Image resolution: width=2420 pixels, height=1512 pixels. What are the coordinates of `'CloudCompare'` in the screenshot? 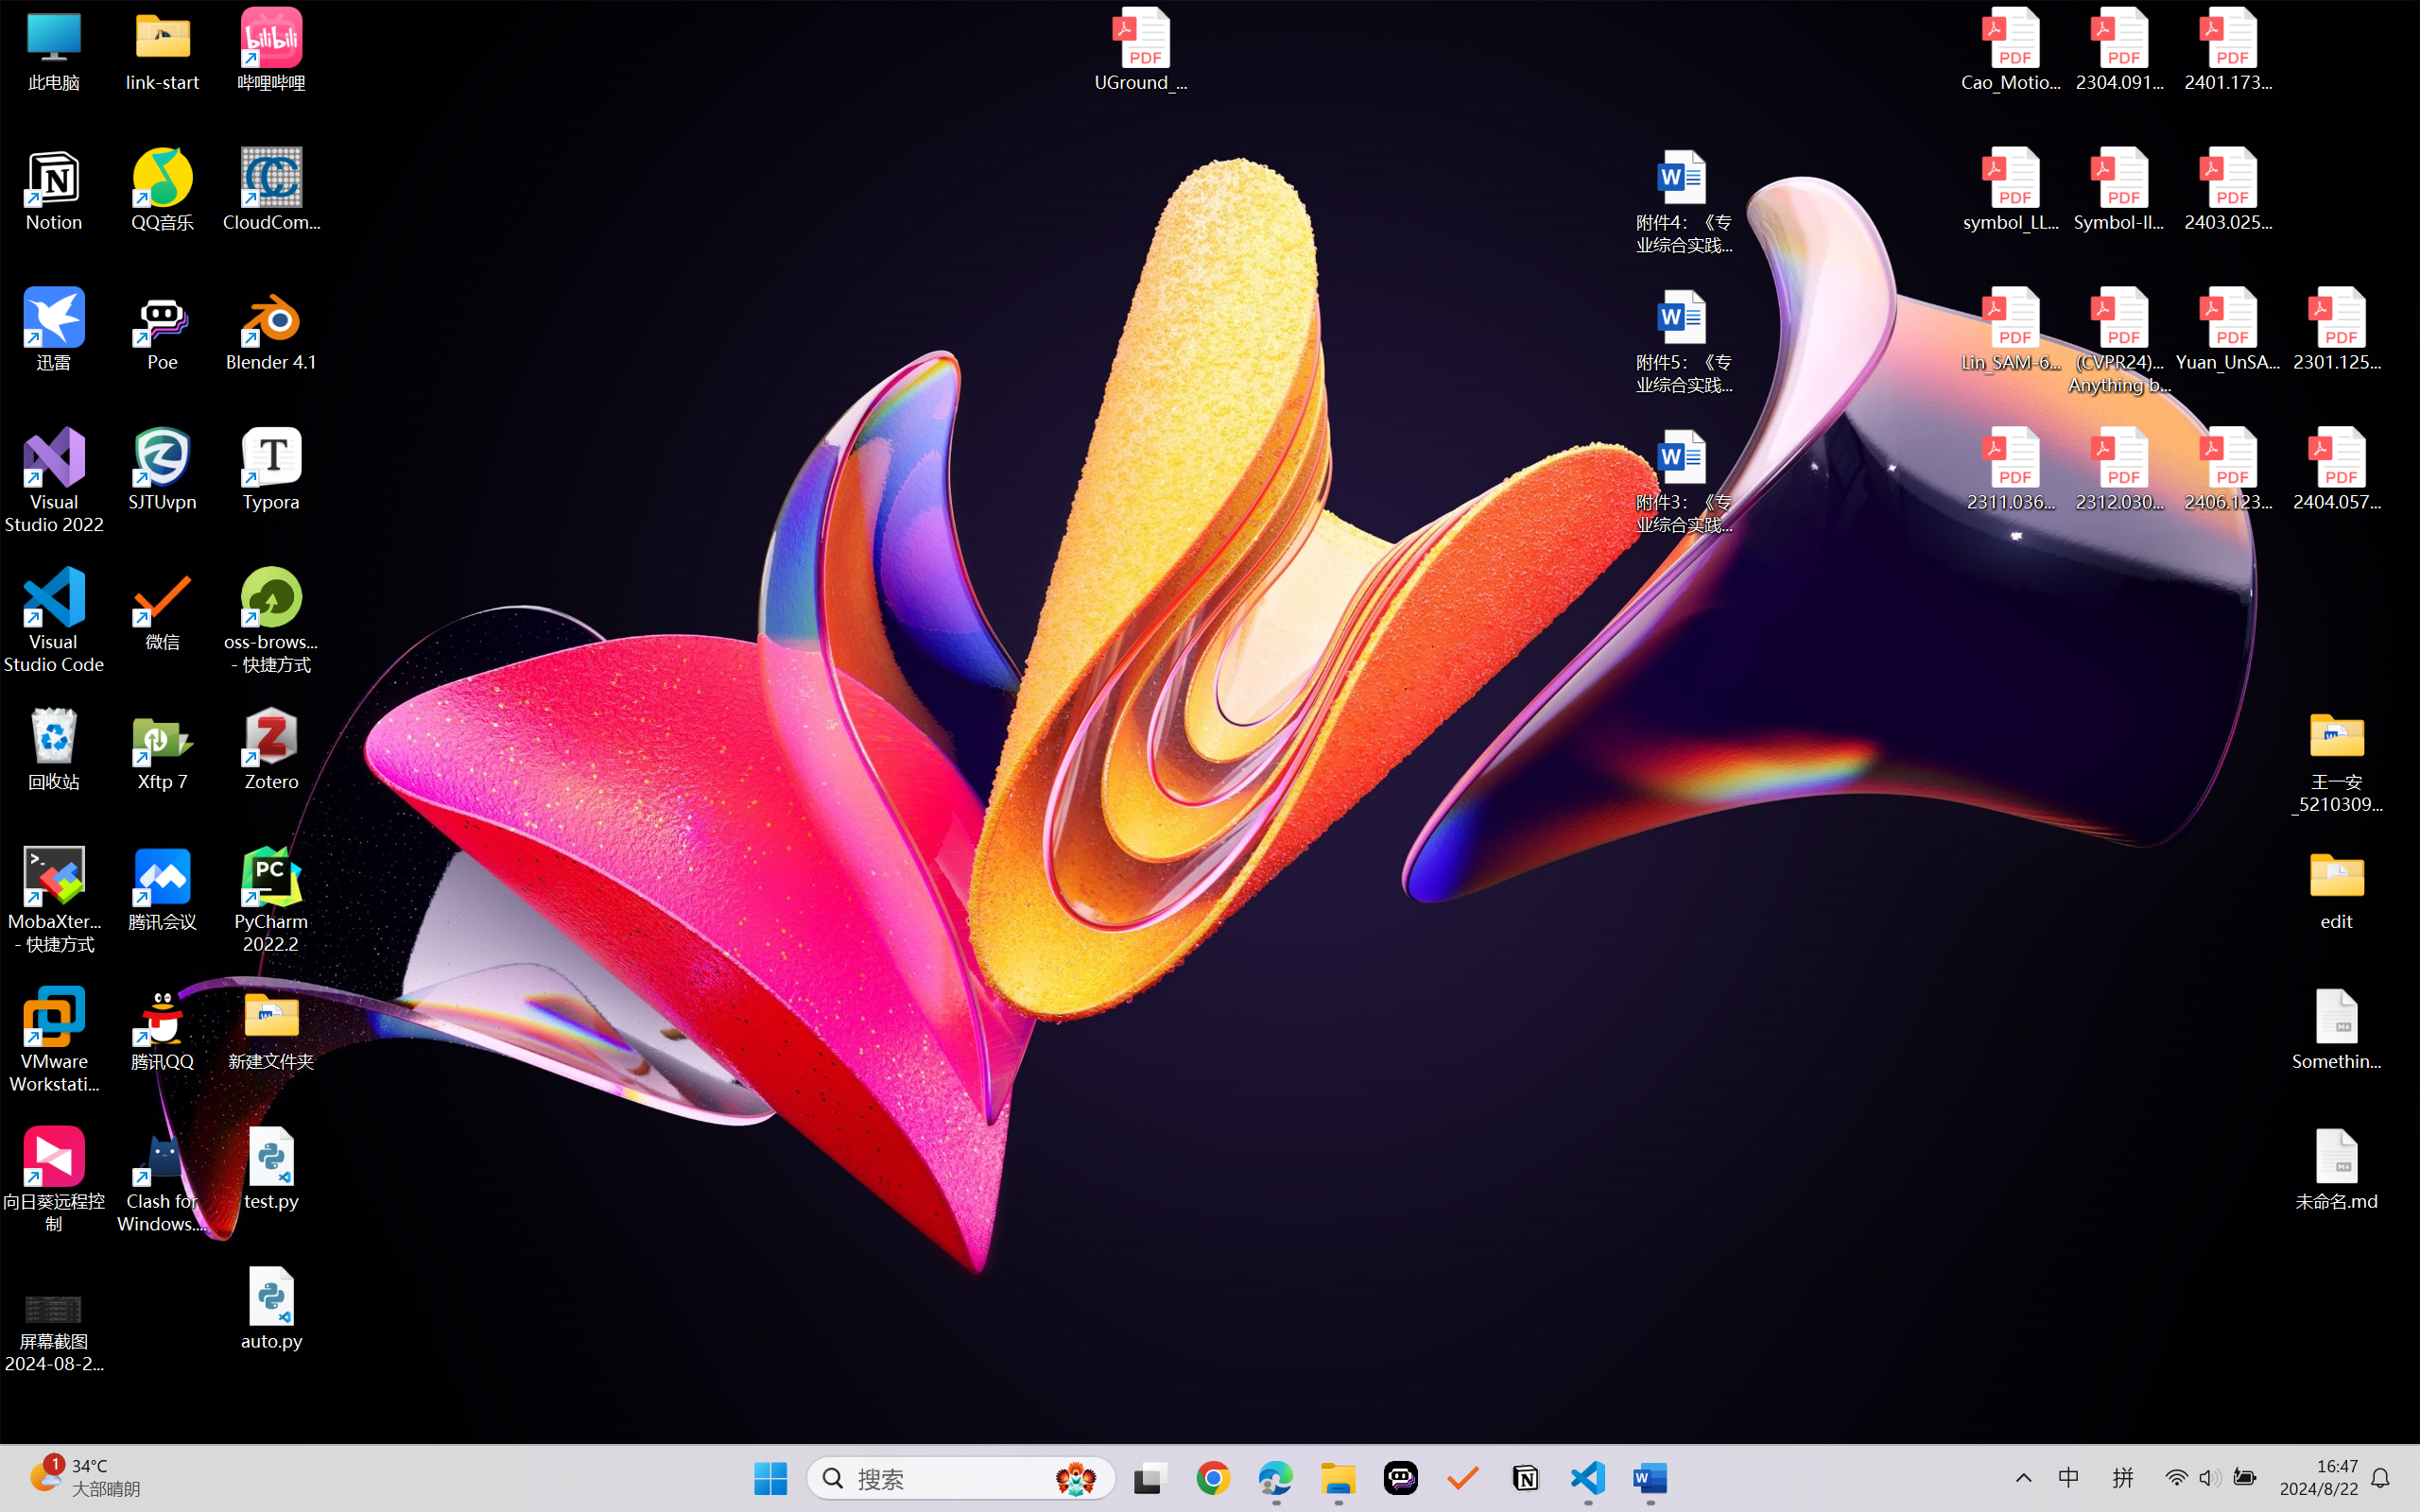 It's located at (271, 190).